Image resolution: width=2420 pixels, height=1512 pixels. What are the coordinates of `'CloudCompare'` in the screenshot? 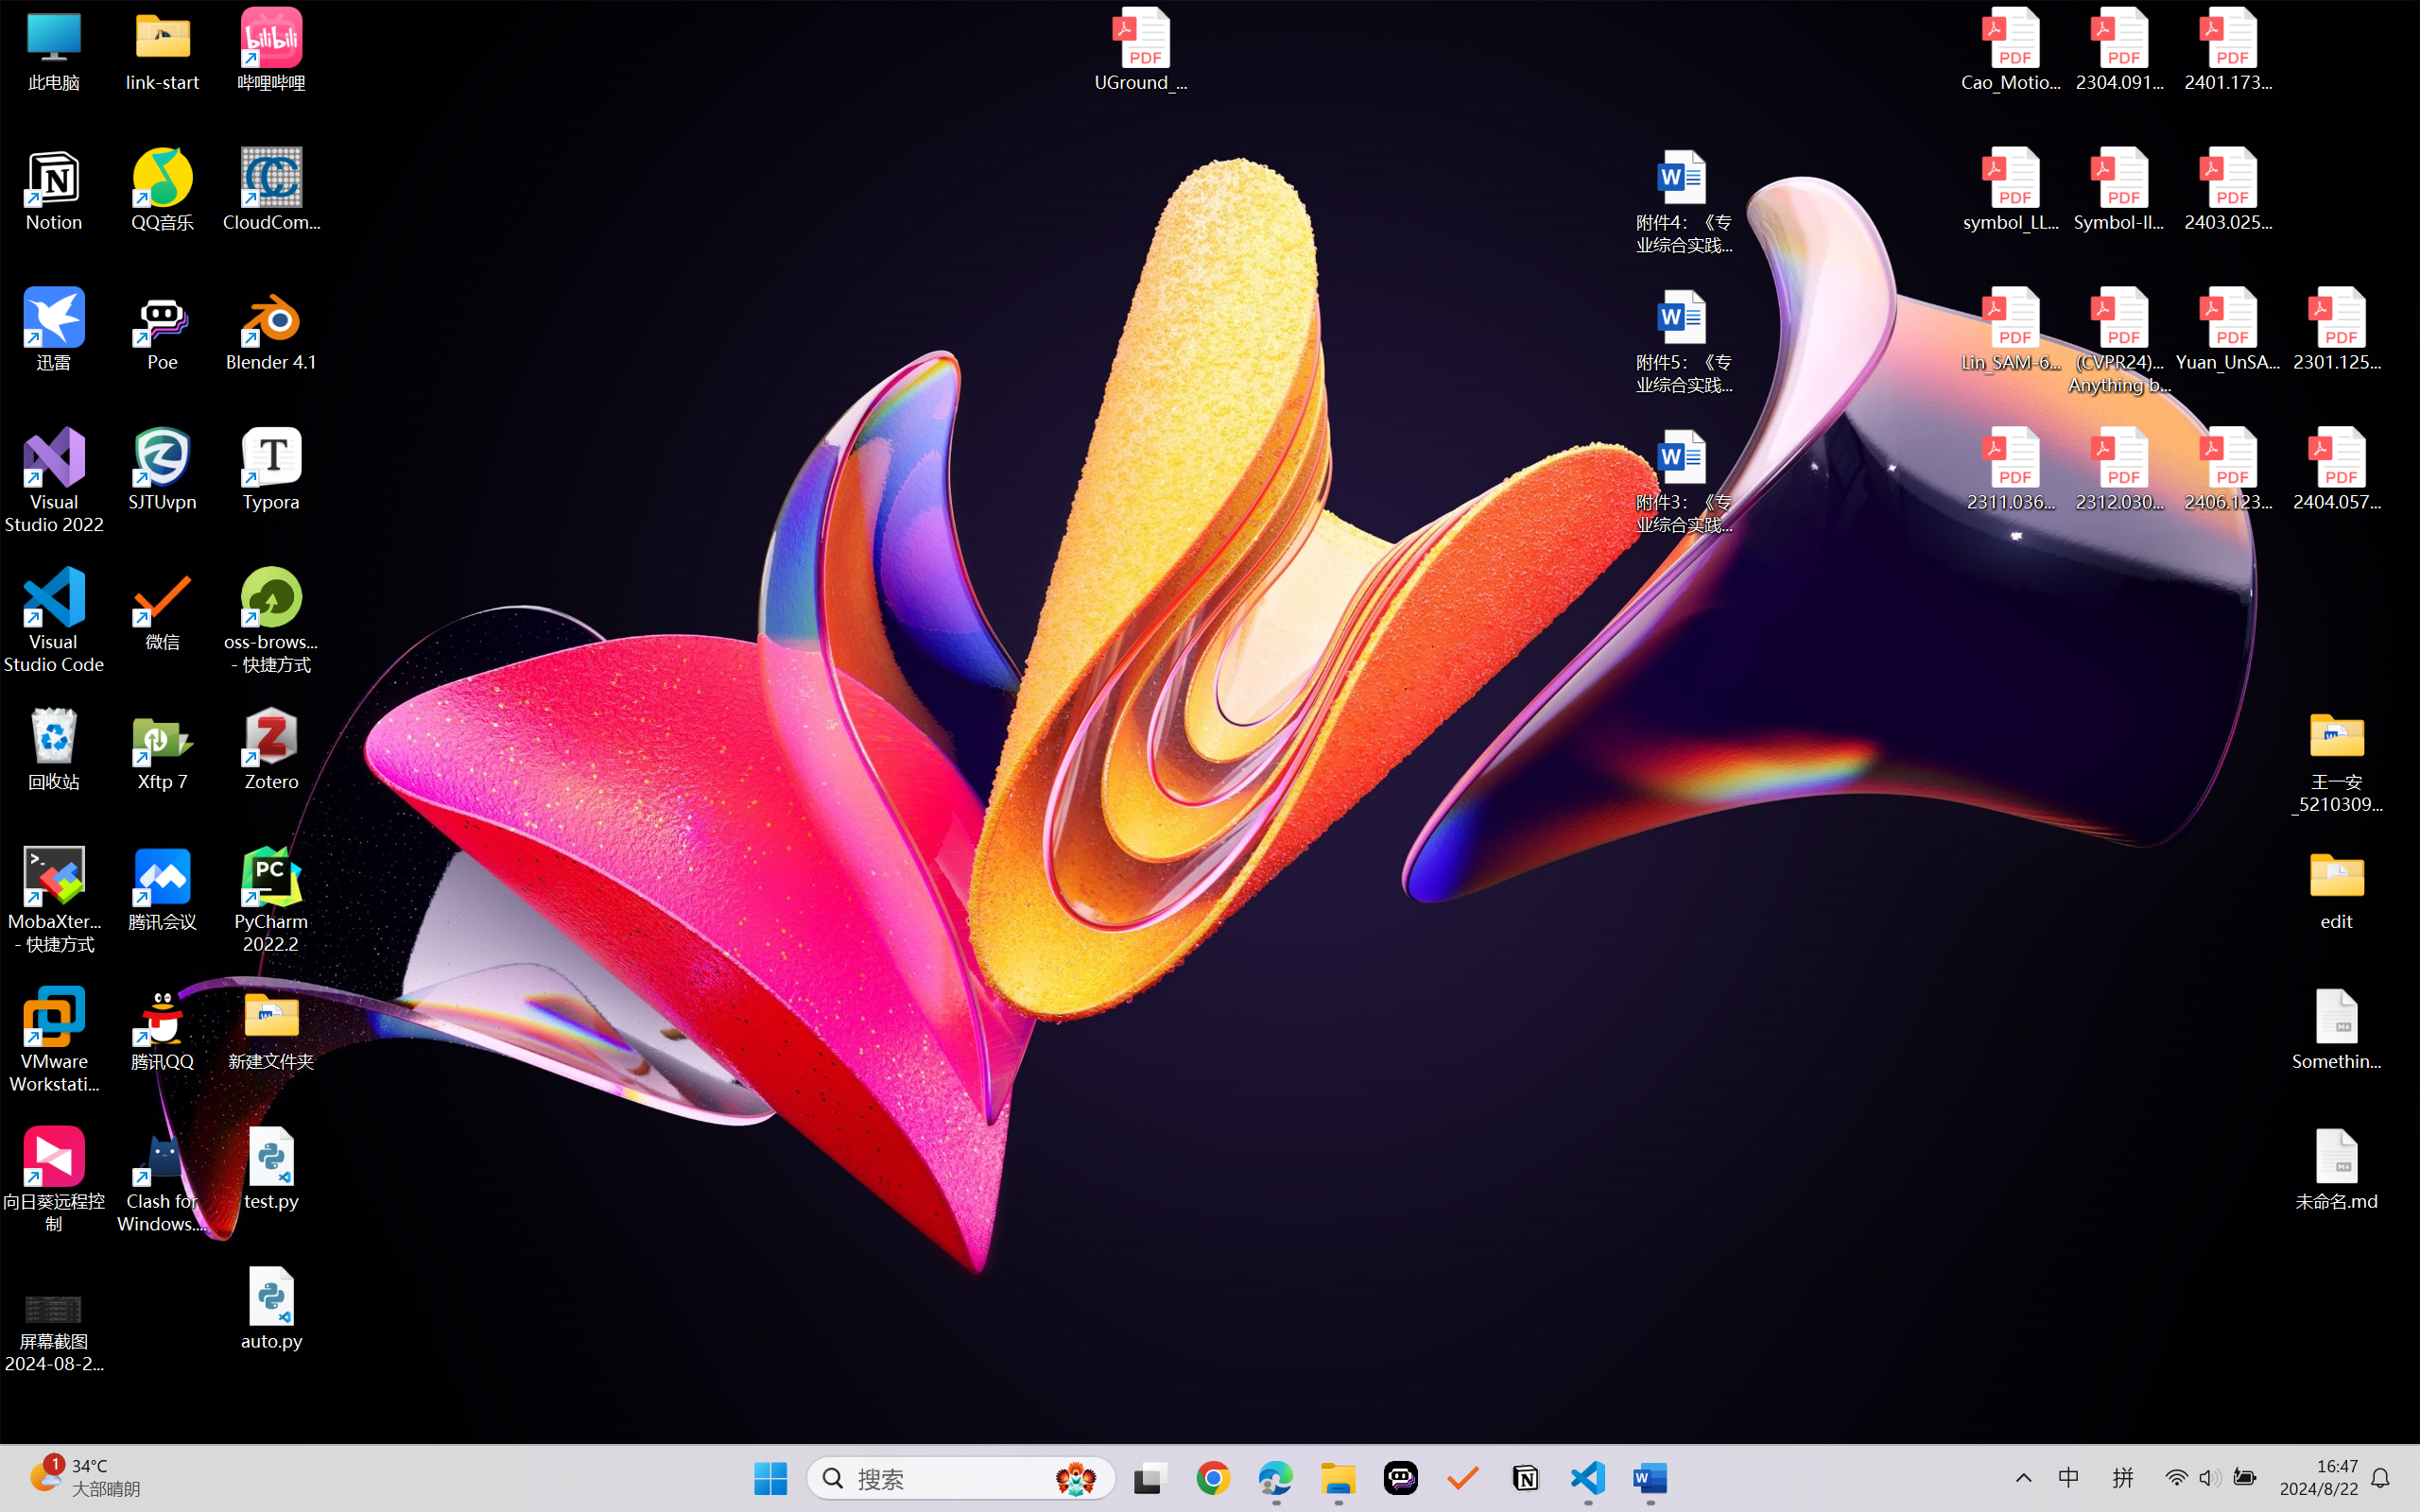 It's located at (271, 190).